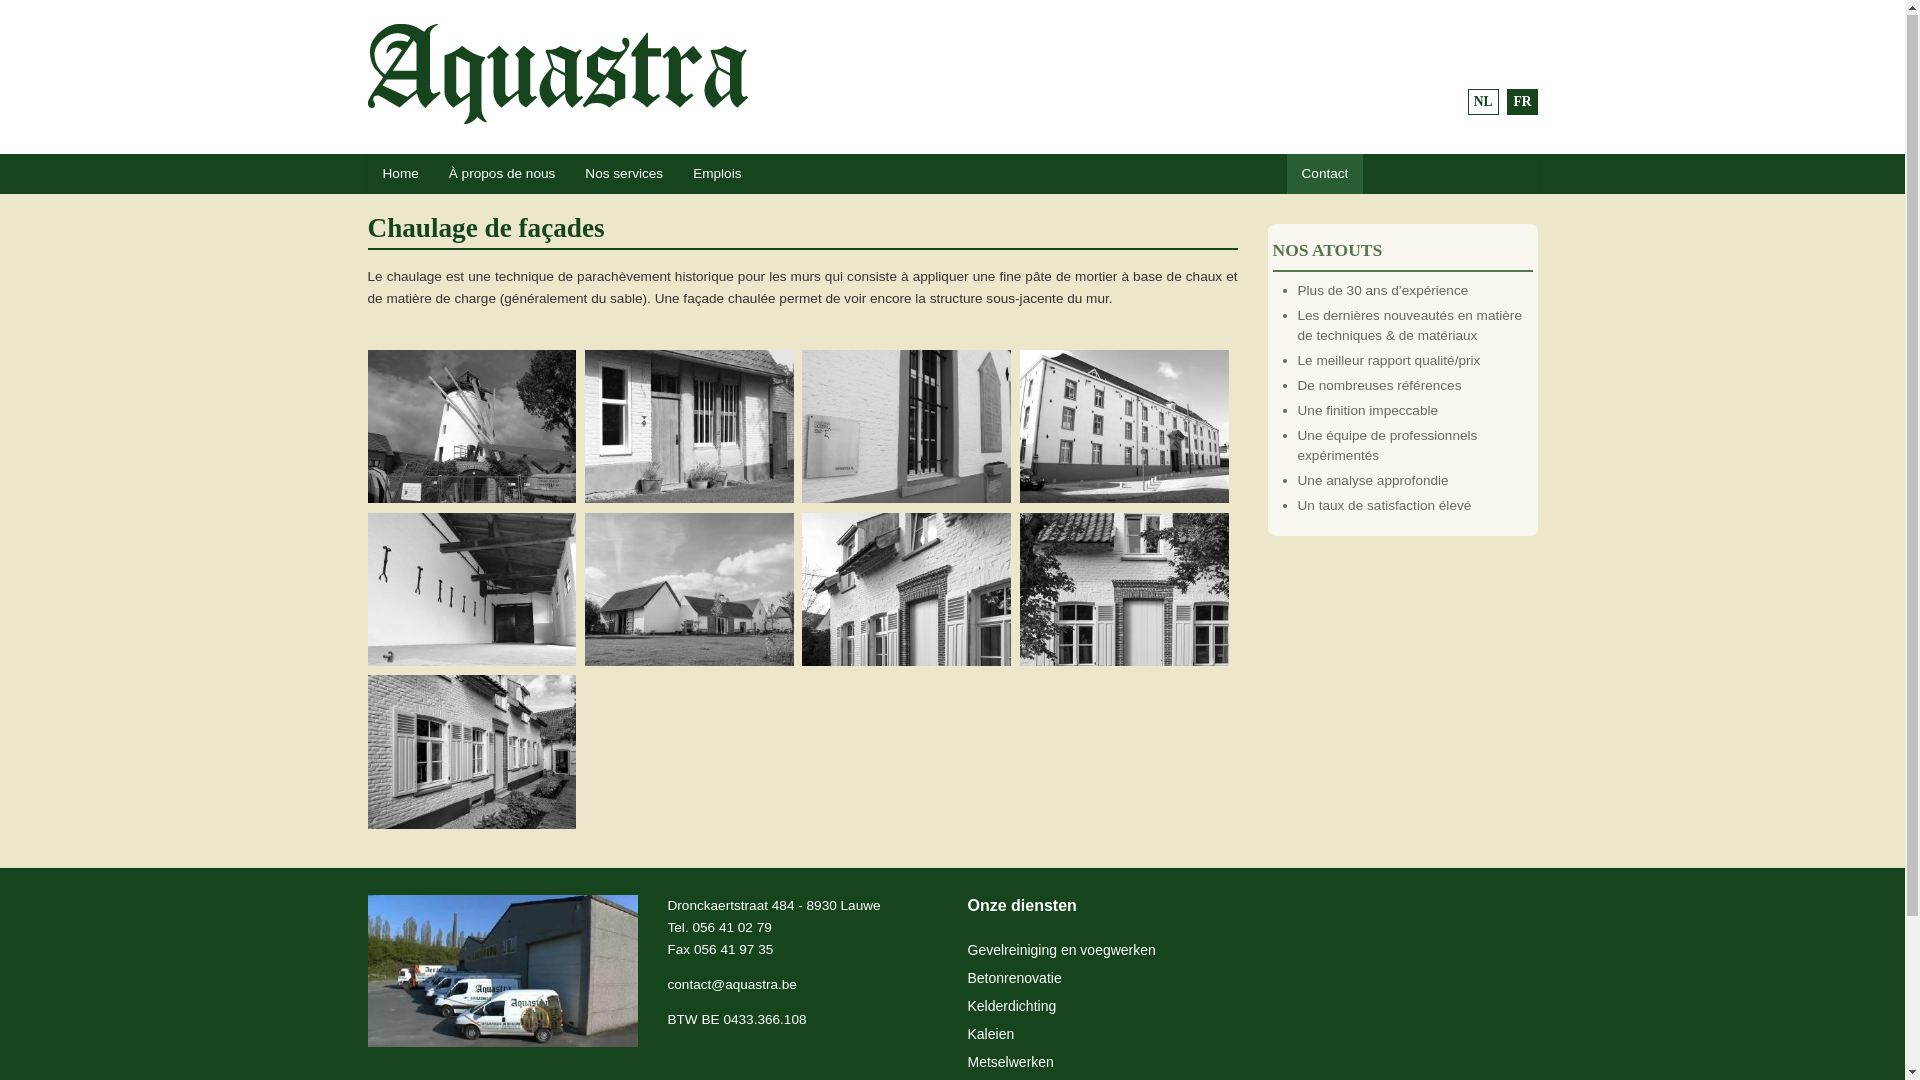 Image resolution: width=1920 pixels, height=1080 pixels. I want to click on 'Skip to navigation', so click(53, 25).